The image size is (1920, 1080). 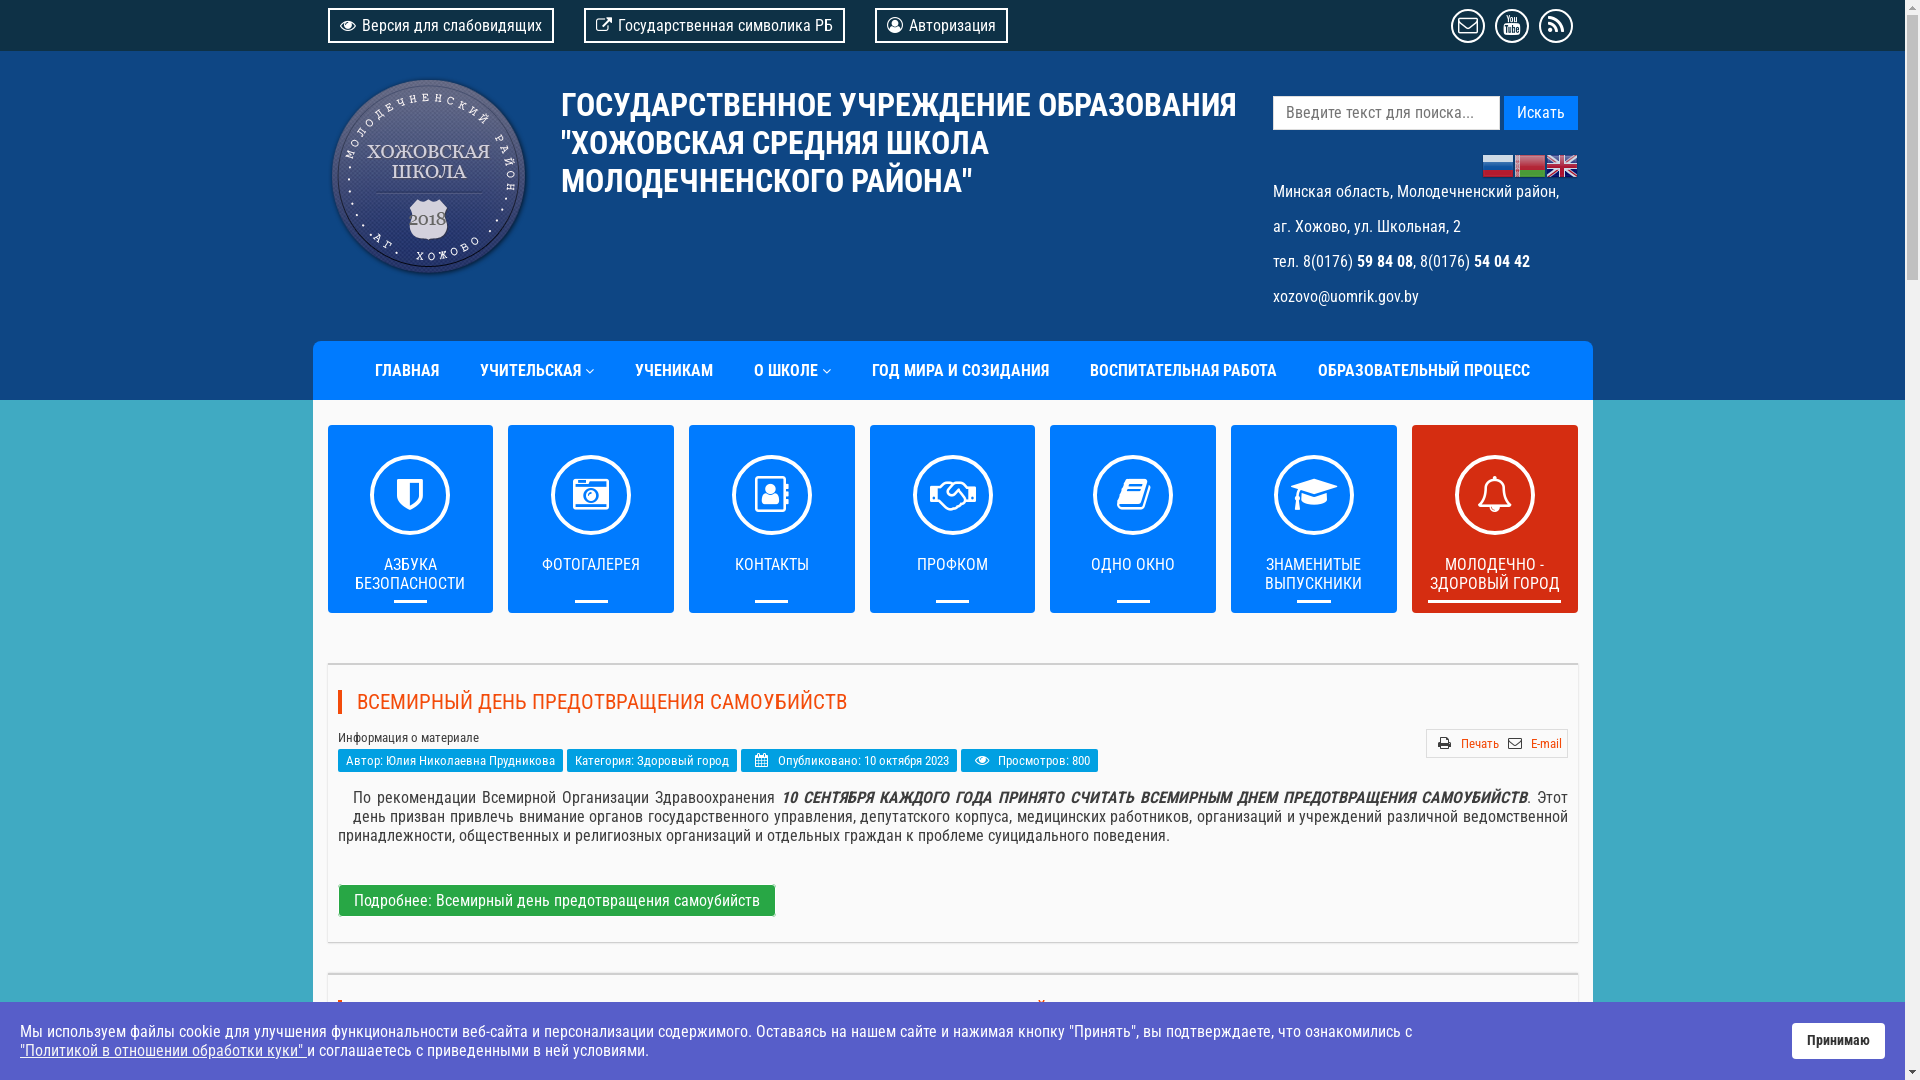 What do you see at coordinates (1474, 260) in the screenshot?
I see `'8(0176) 54 04 42'` at bounding box center [1474, 260].